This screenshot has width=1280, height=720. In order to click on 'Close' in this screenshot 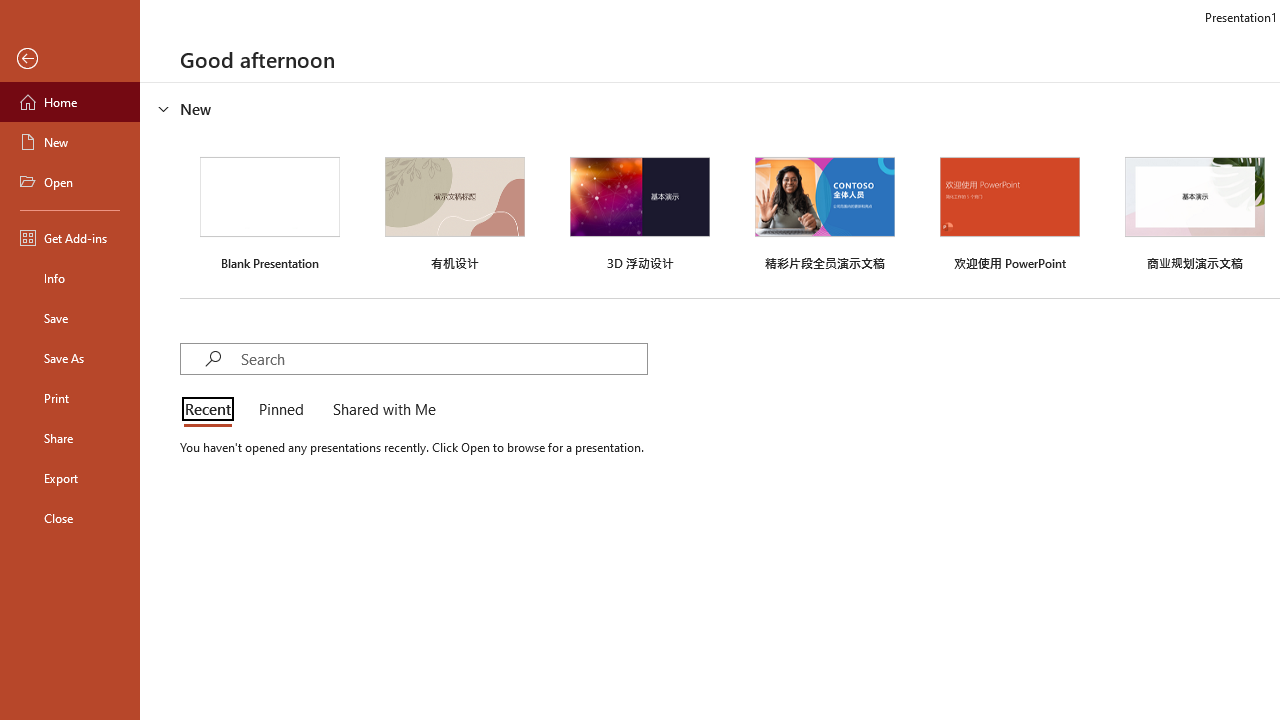, I will do `click(69, 517)`.